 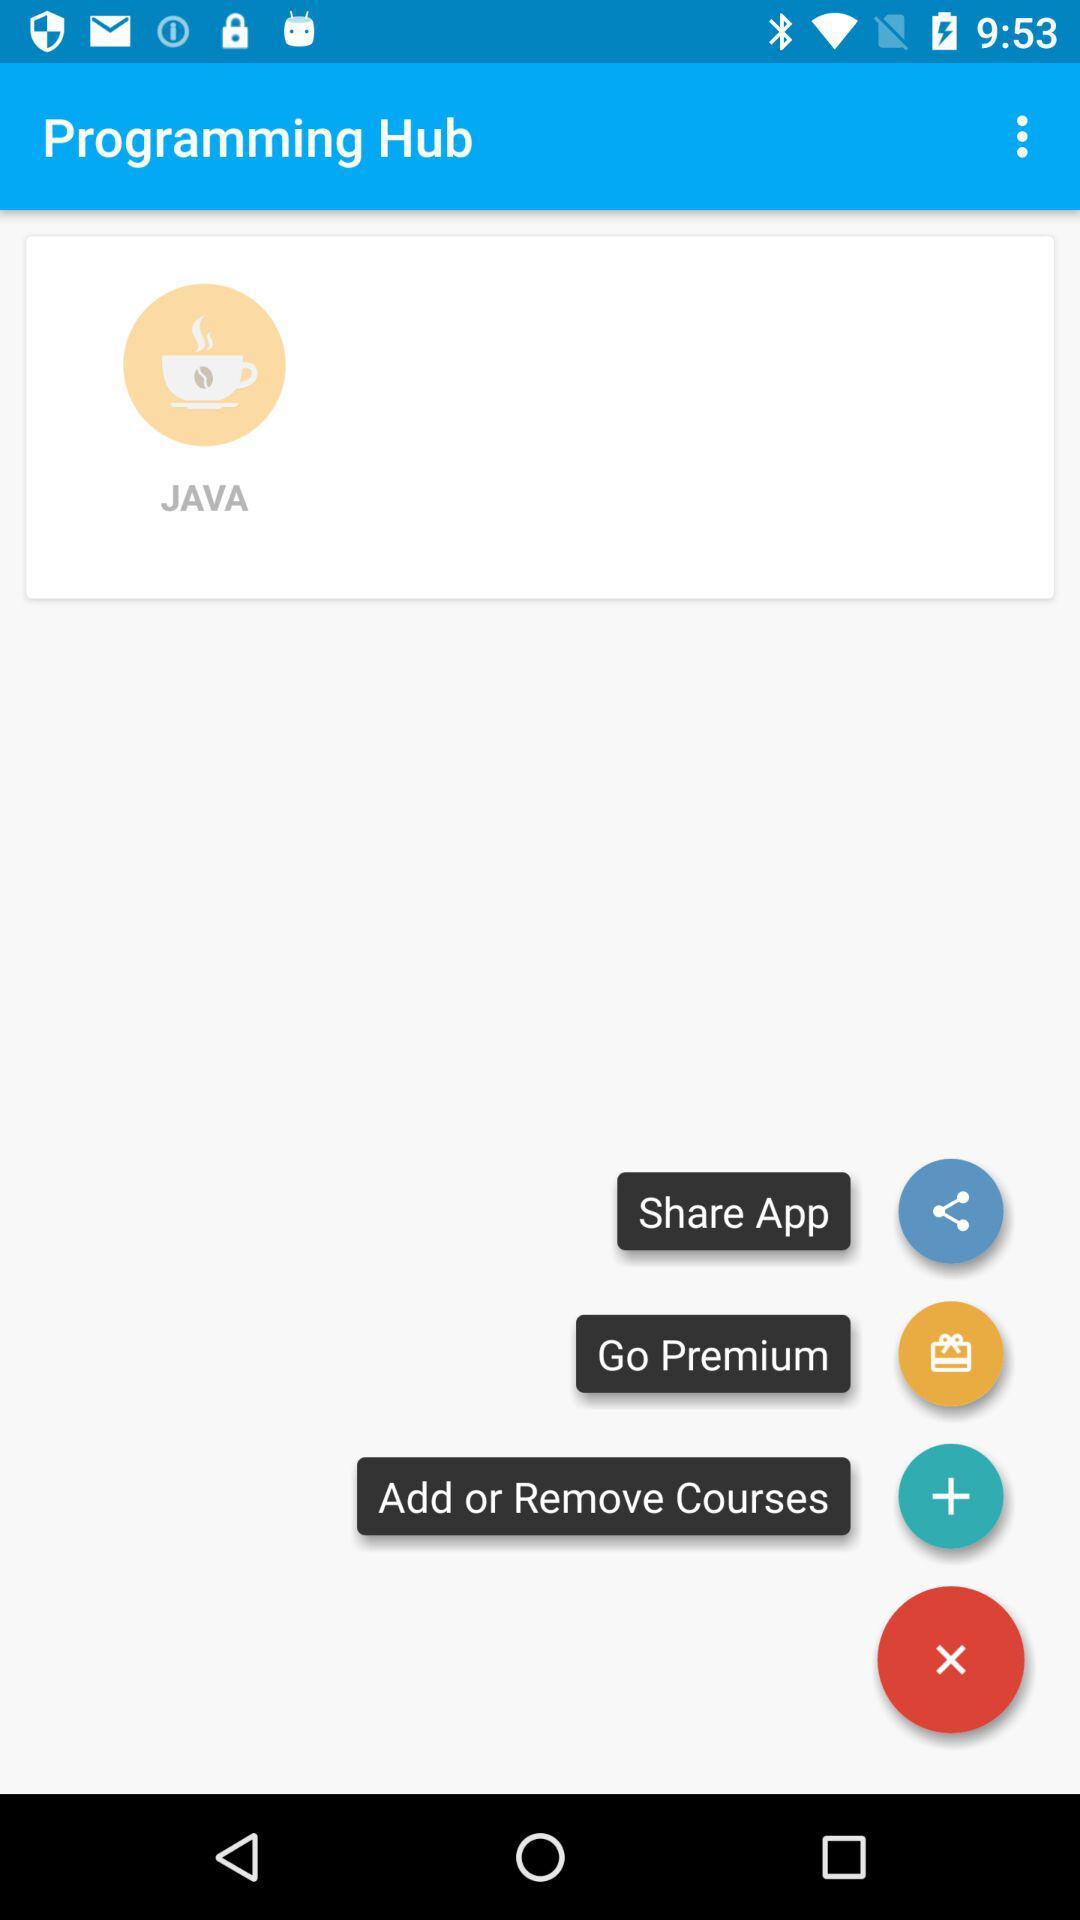 I want to click on the add icon, so click(x=950, y=1496).